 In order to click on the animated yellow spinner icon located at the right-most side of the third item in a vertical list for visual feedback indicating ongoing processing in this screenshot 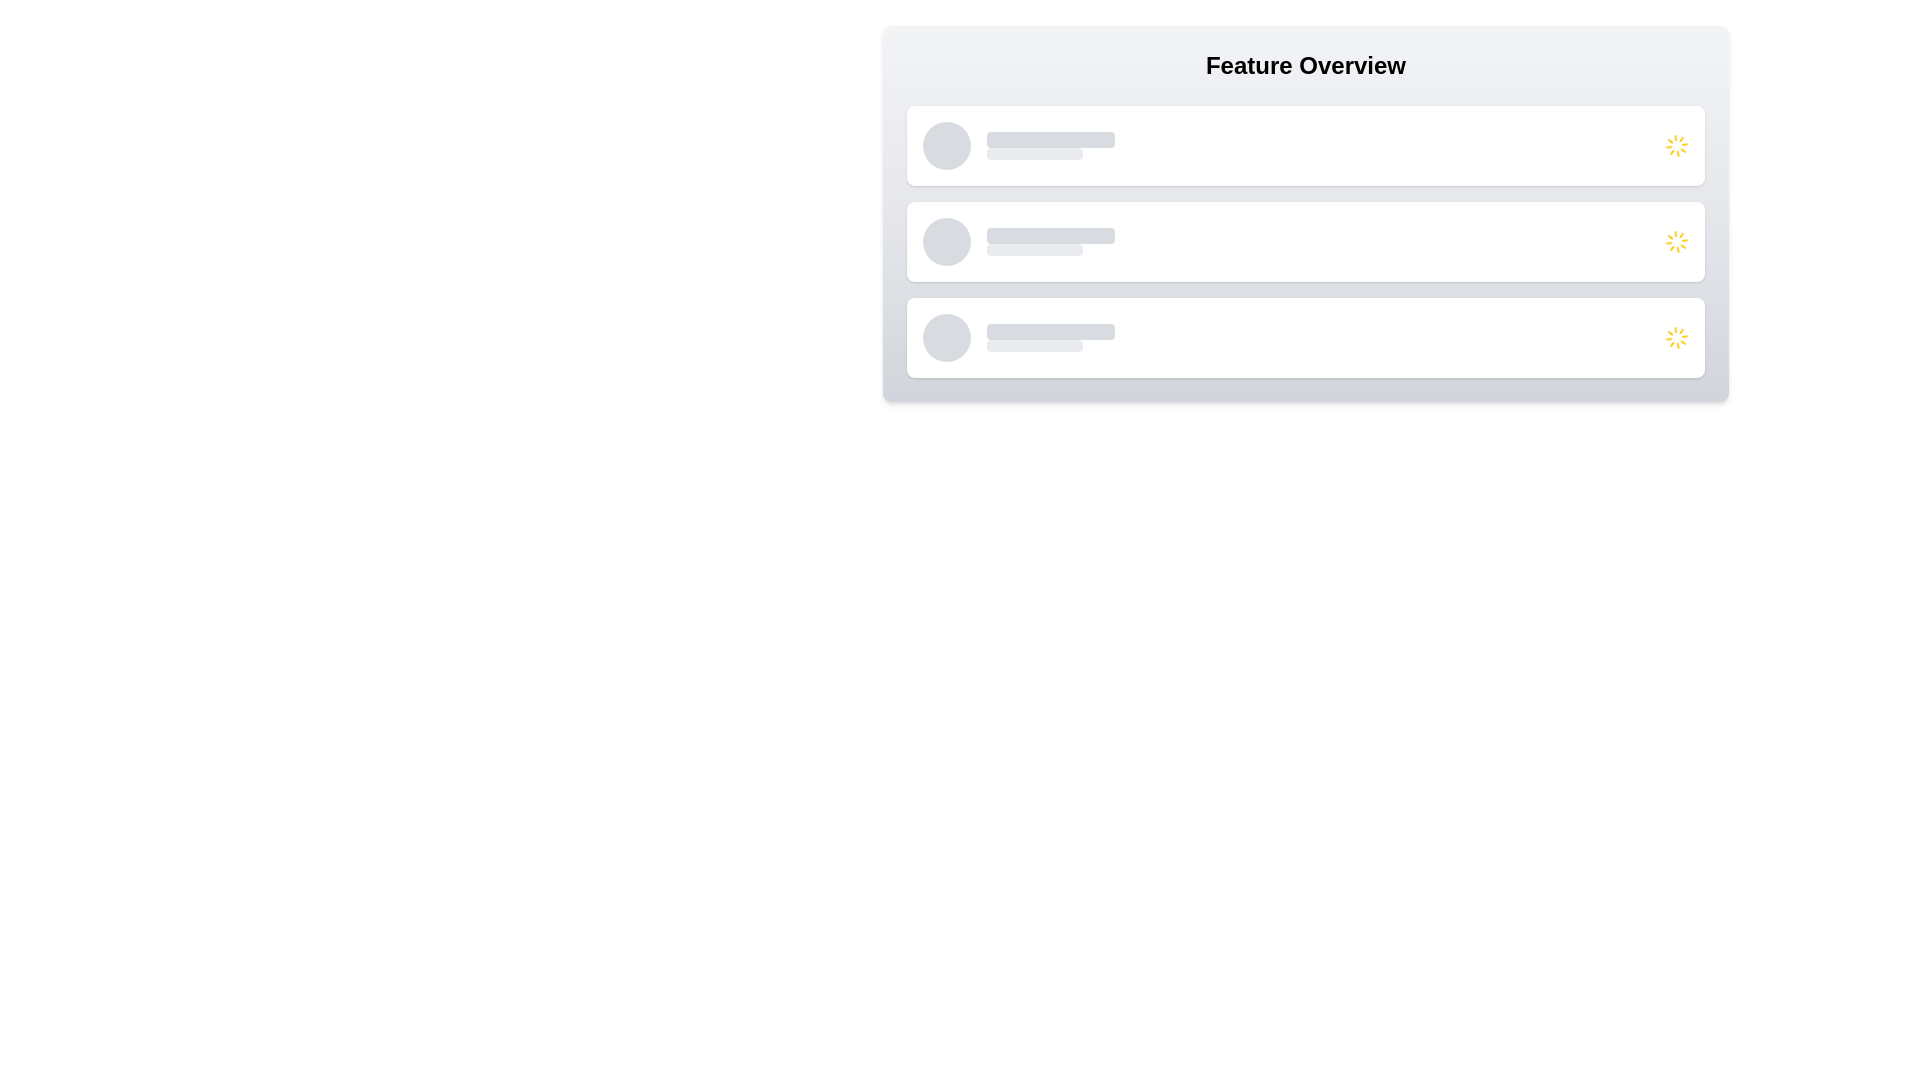, I will do `click(1676, 241)`.